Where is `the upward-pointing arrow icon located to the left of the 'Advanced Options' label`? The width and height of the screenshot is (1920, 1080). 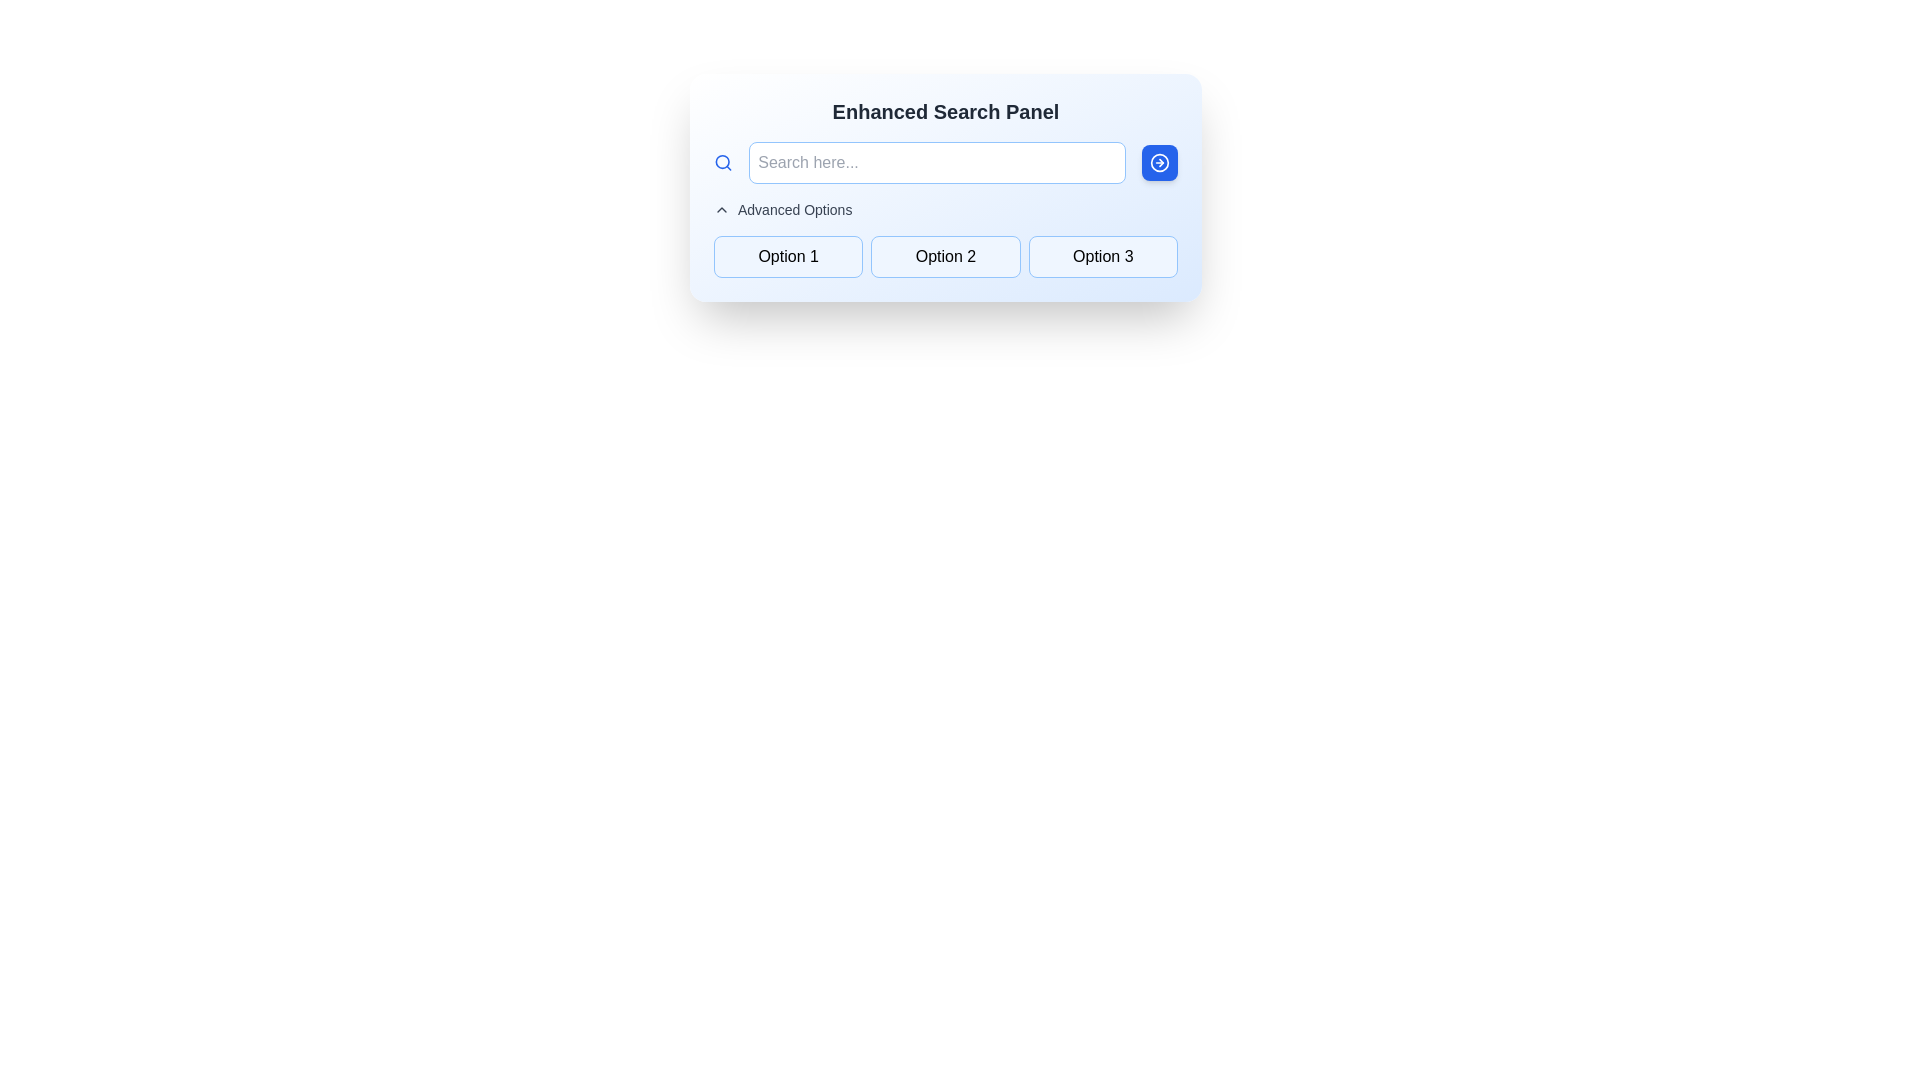
the upward-pointing arrow icon located to the left of the 'Advanced Options' label is located at coordinates (720, 209).